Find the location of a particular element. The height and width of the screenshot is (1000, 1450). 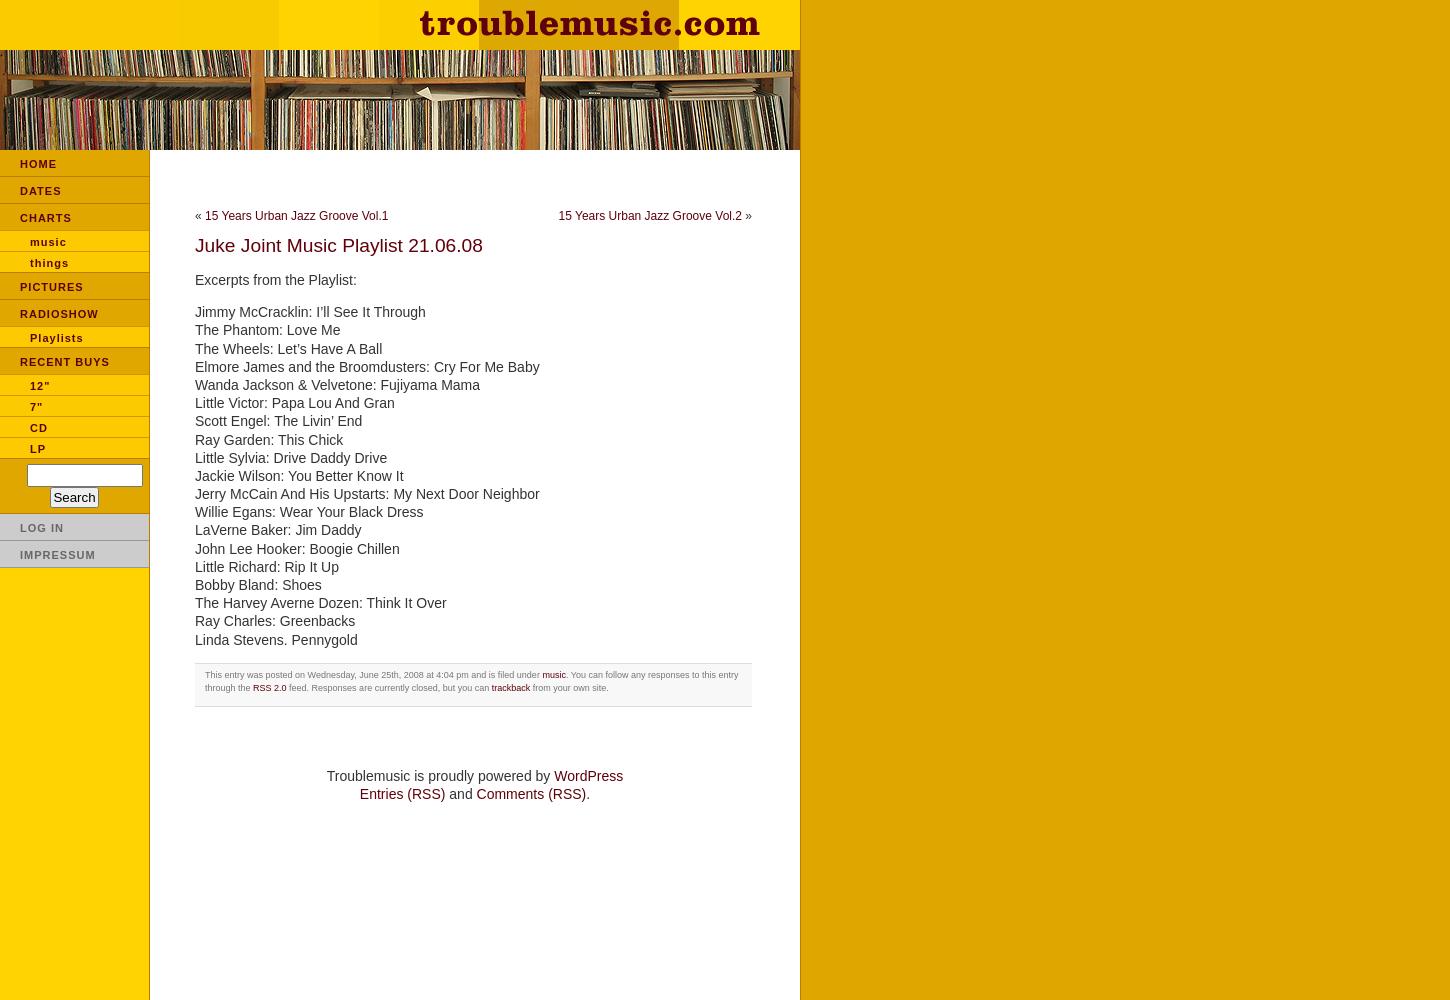

'Ray Garden: This Chick' is located at coordinates (268, 438).